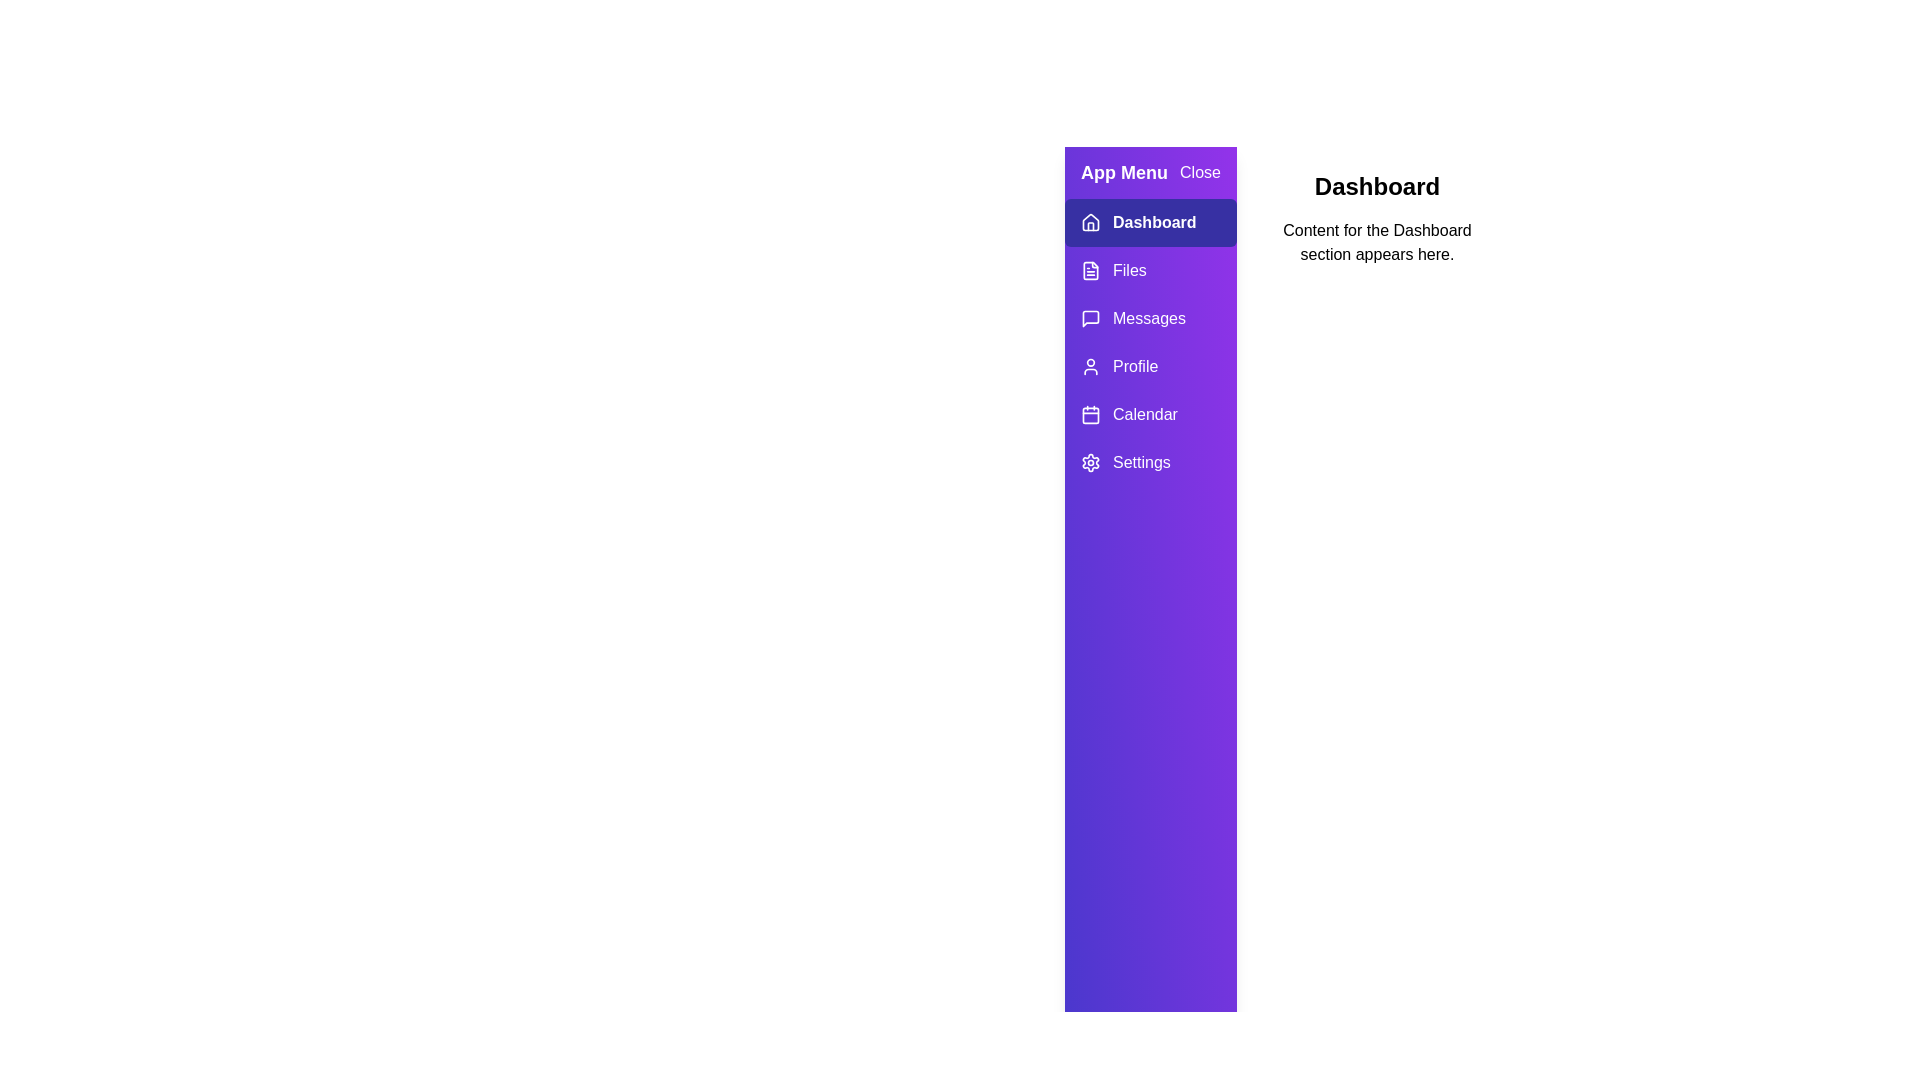 The image size is (1920, 1080). I want to click on the Settings tab in the menu, so click(1150, 462).